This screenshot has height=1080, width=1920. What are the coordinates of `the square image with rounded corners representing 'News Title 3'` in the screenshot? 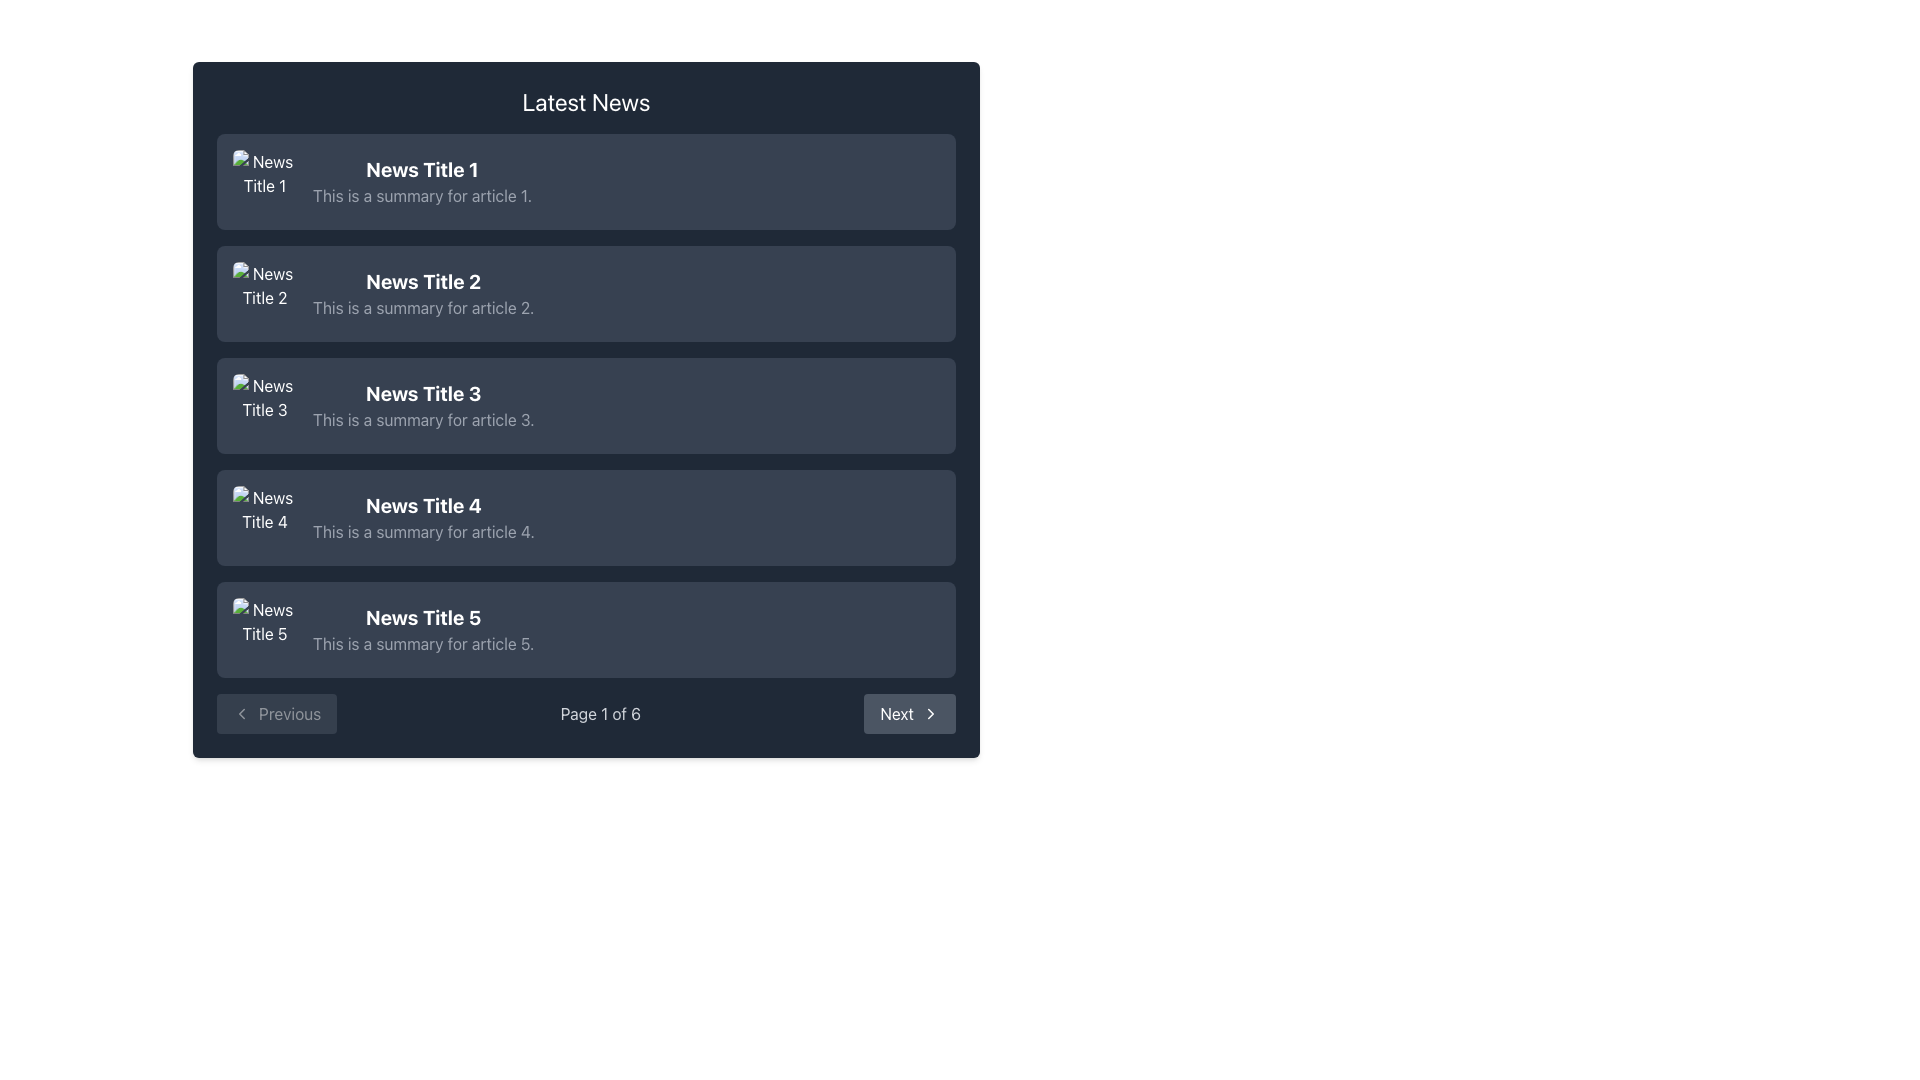 It's located at (263, 405).